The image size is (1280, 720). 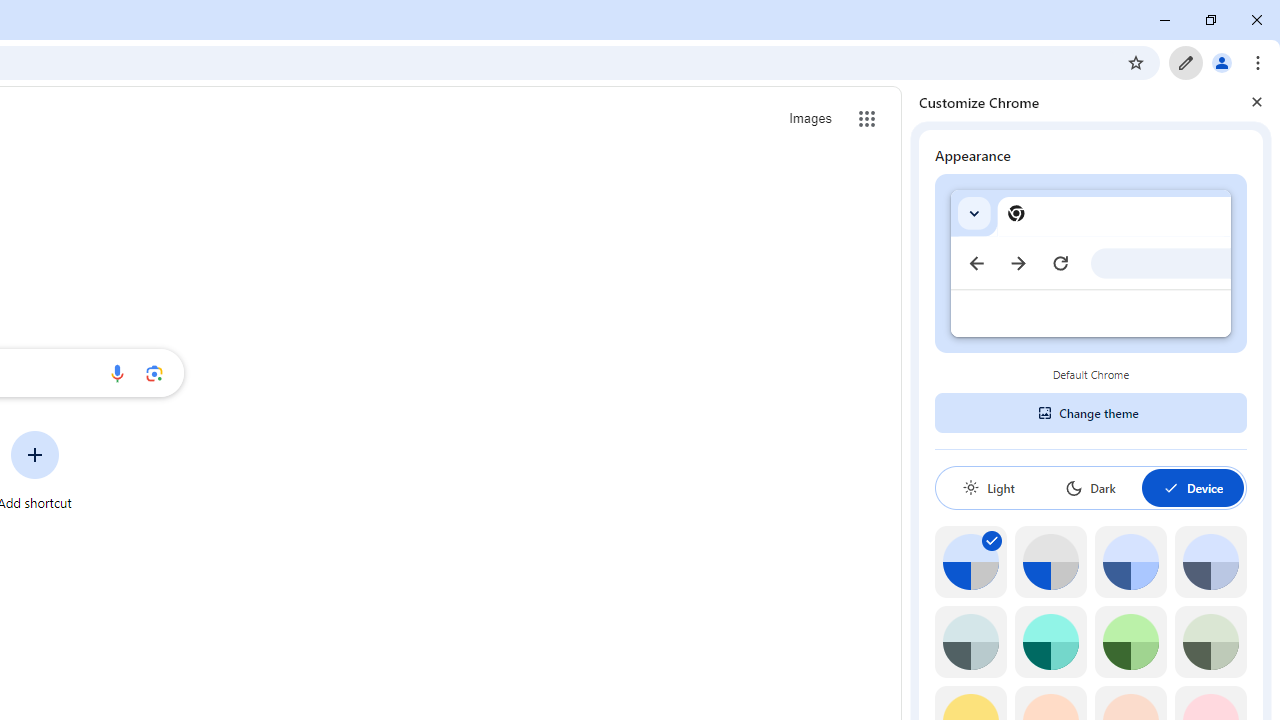 What do you see at coordinates (1209, 642) in the screenshot?
I see `'Viridian'` at bounding box center [1209, 642].